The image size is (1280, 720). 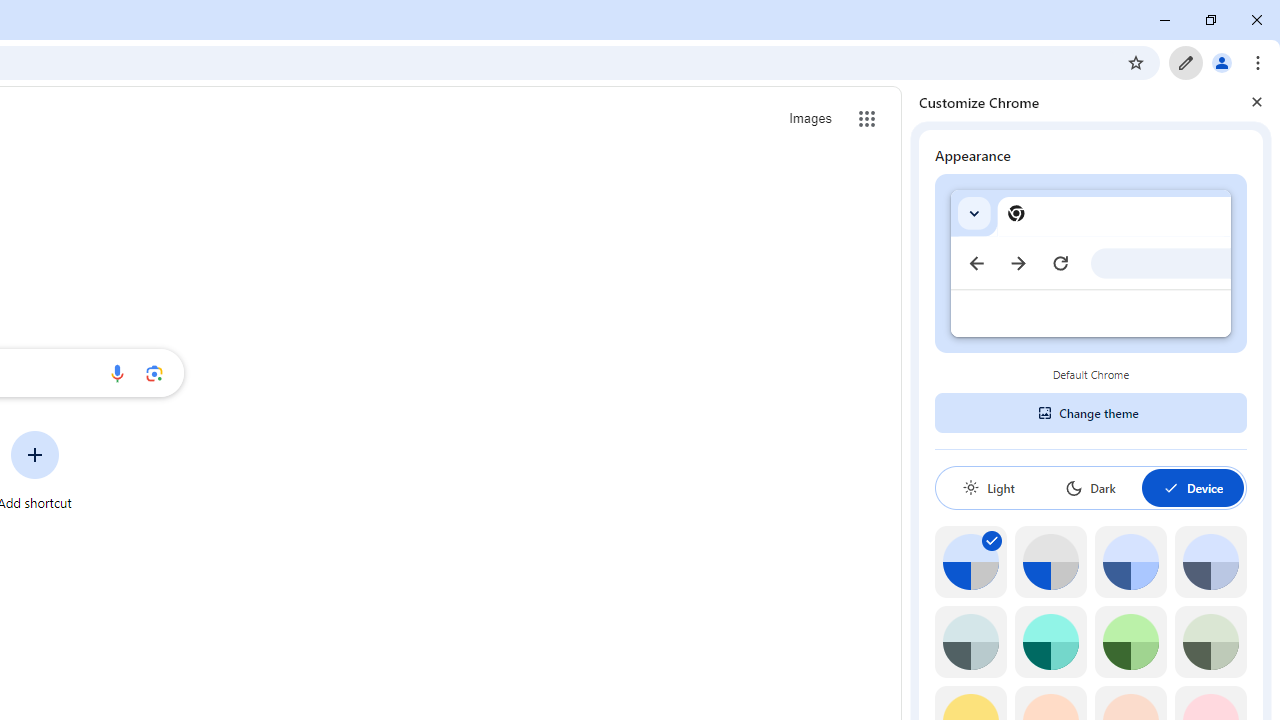 What do you see at coordinates (1209, 642) in the screenshot?
I see `'Viridian'` at bounding box center [1209, 642].